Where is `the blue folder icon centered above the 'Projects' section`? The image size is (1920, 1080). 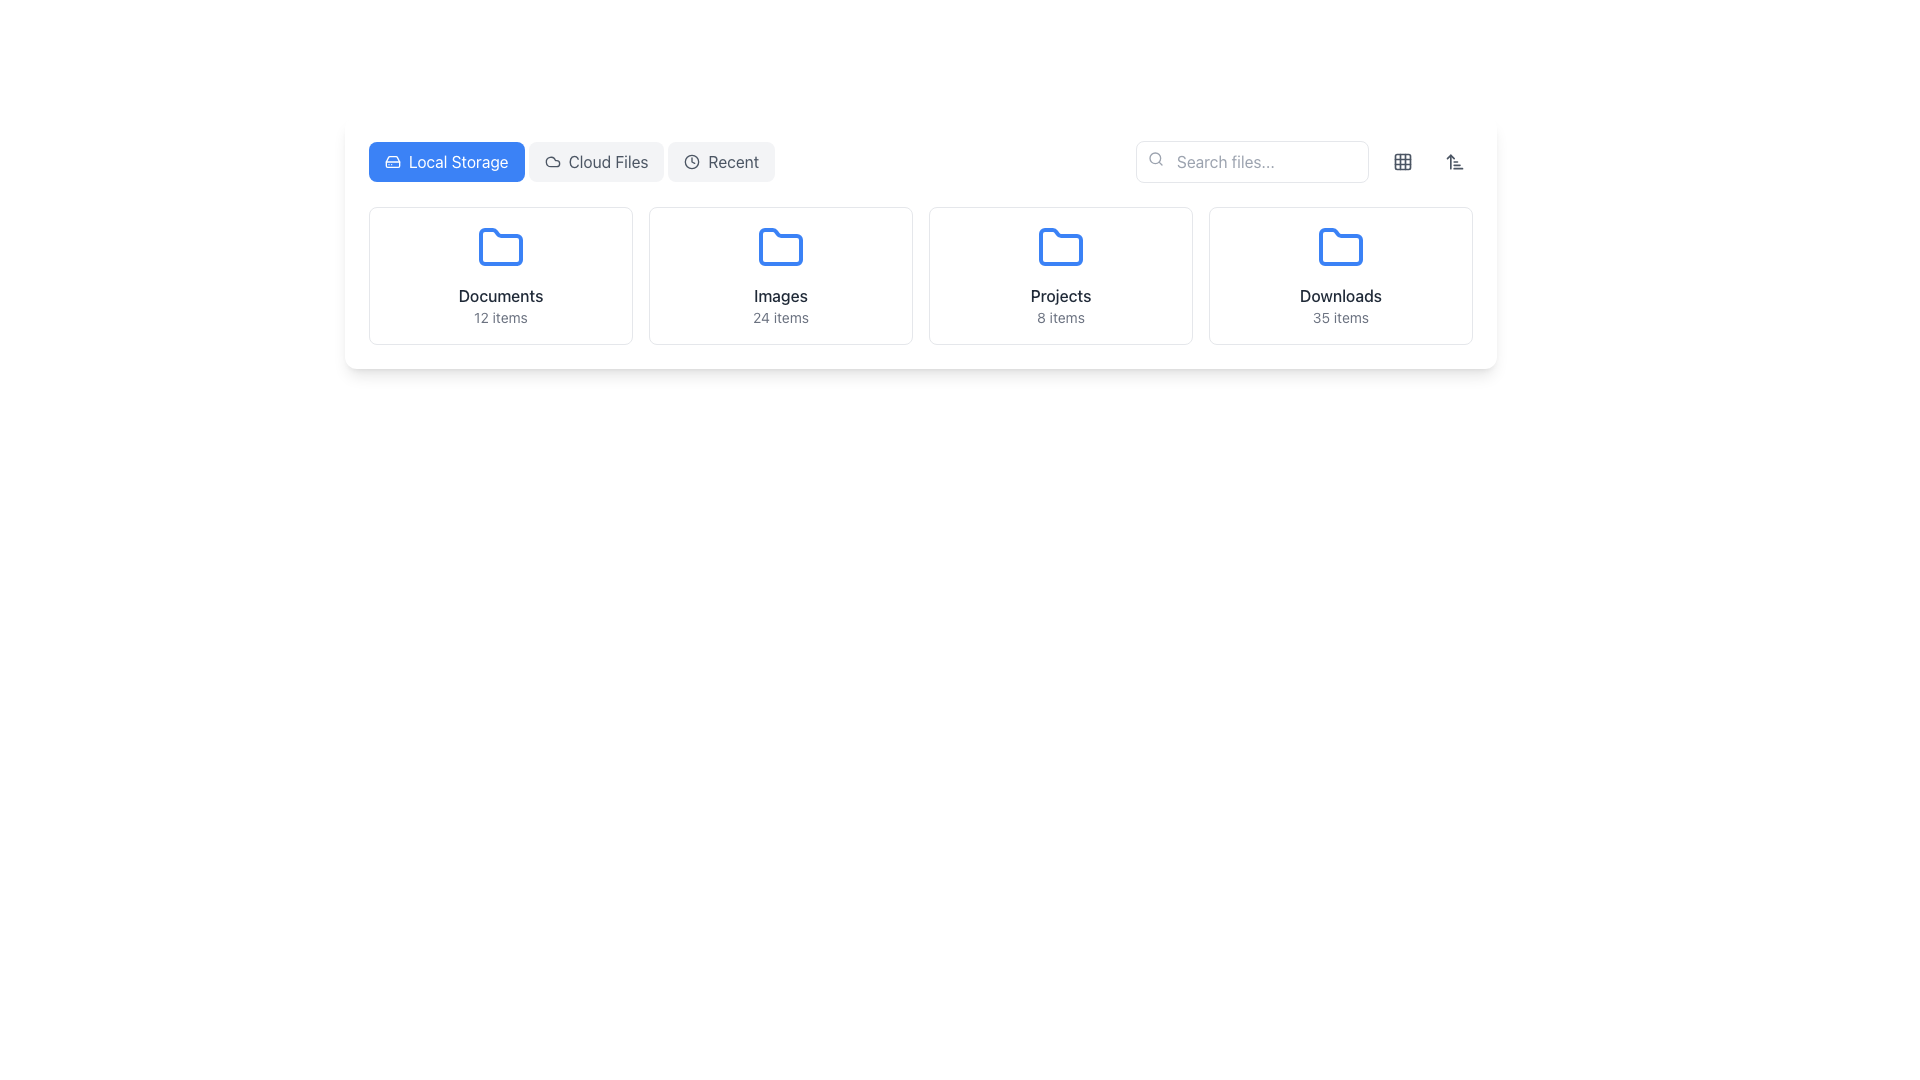 the blue folder icon centered above the 'Projects' section is located at coordinates (1059, 246).